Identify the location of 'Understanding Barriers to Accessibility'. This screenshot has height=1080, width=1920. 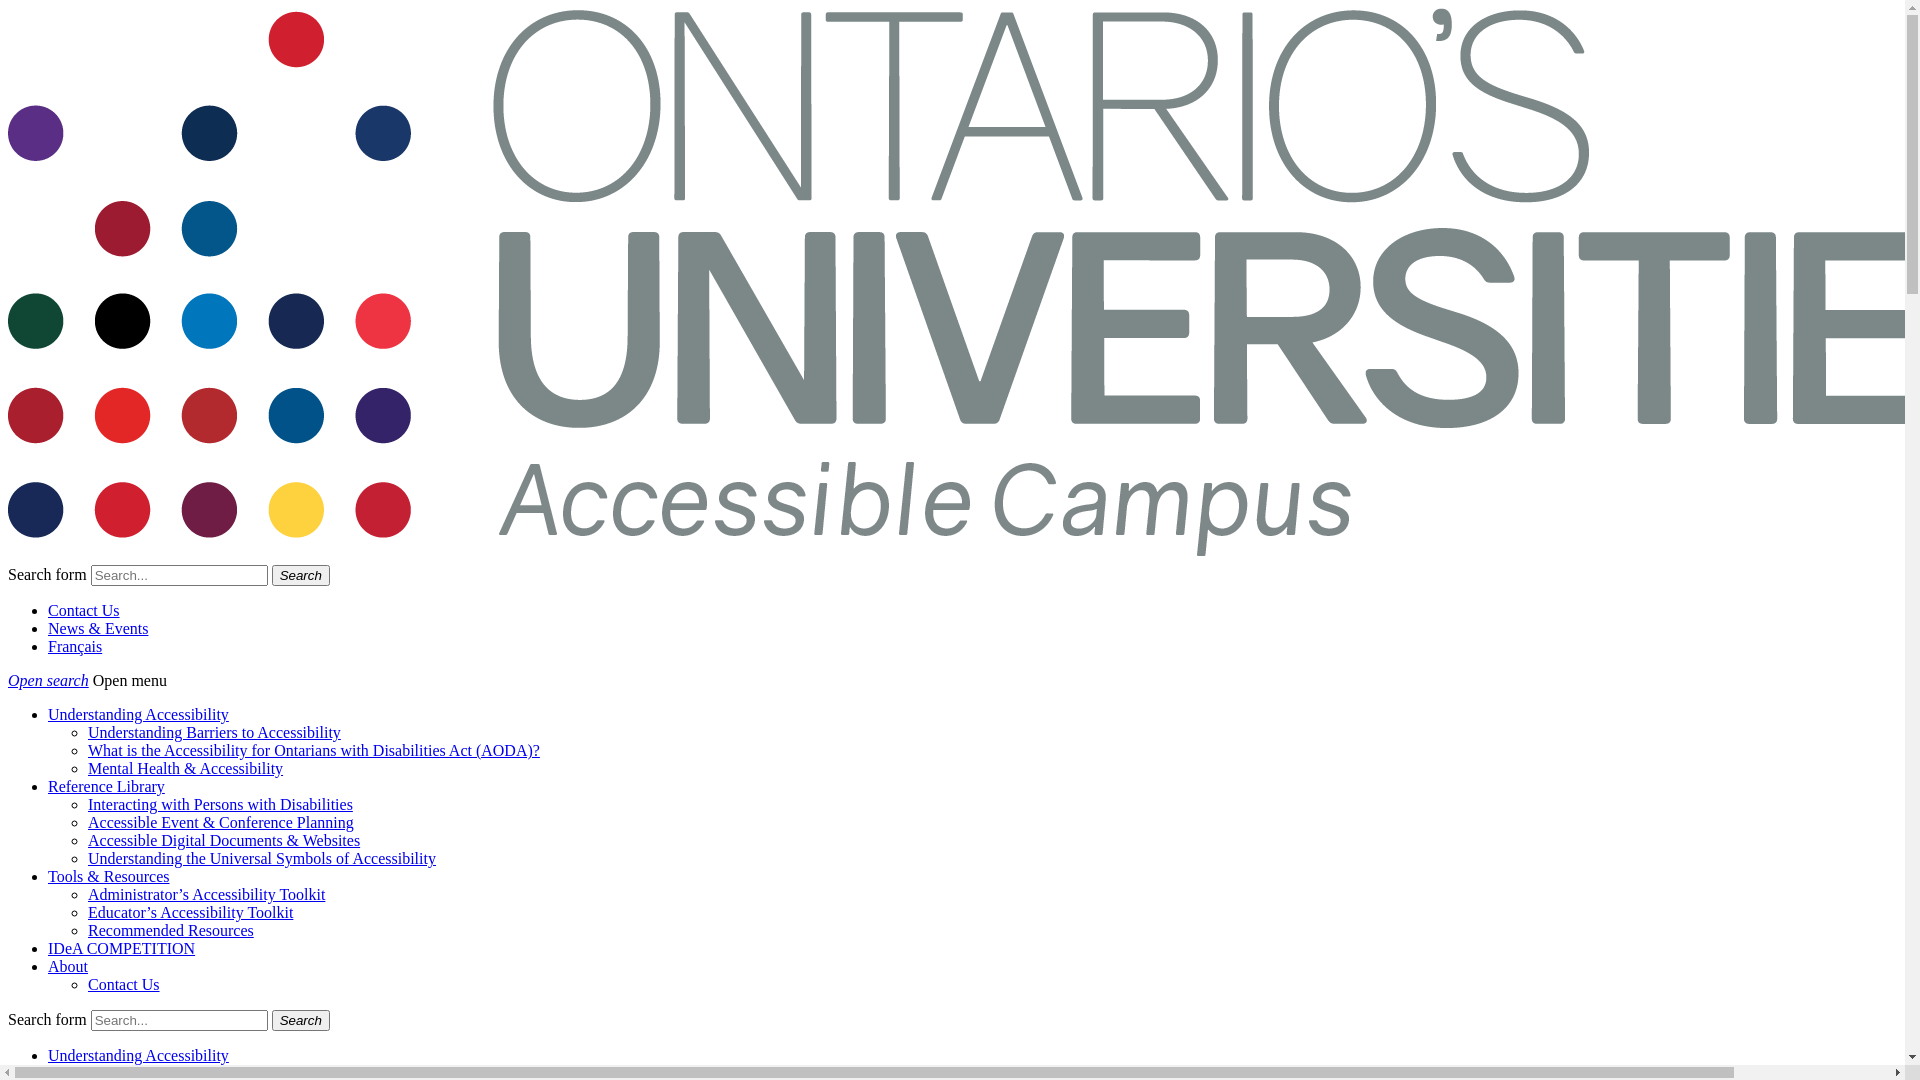
(214, 732).